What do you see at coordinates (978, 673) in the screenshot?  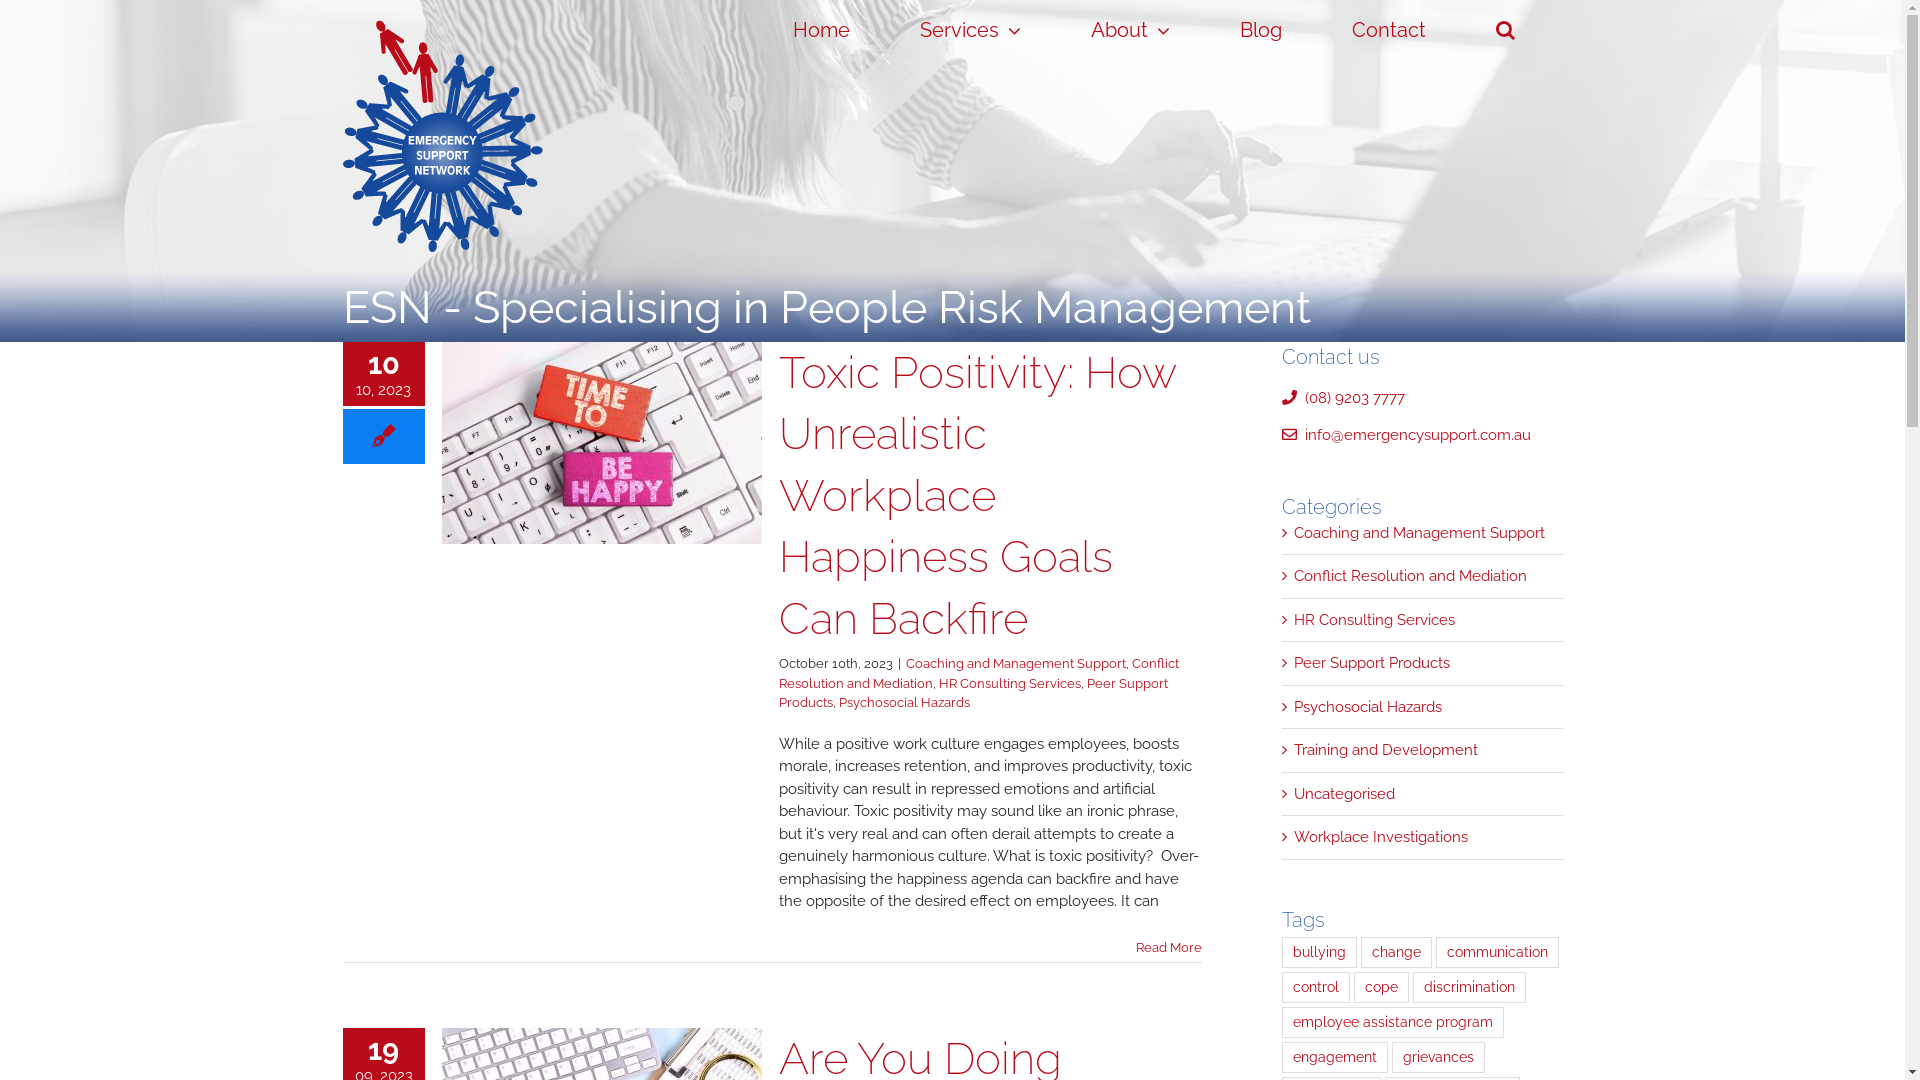 I see `'Conflict Resolution and Mediation'` at bounding box center [978, 673].